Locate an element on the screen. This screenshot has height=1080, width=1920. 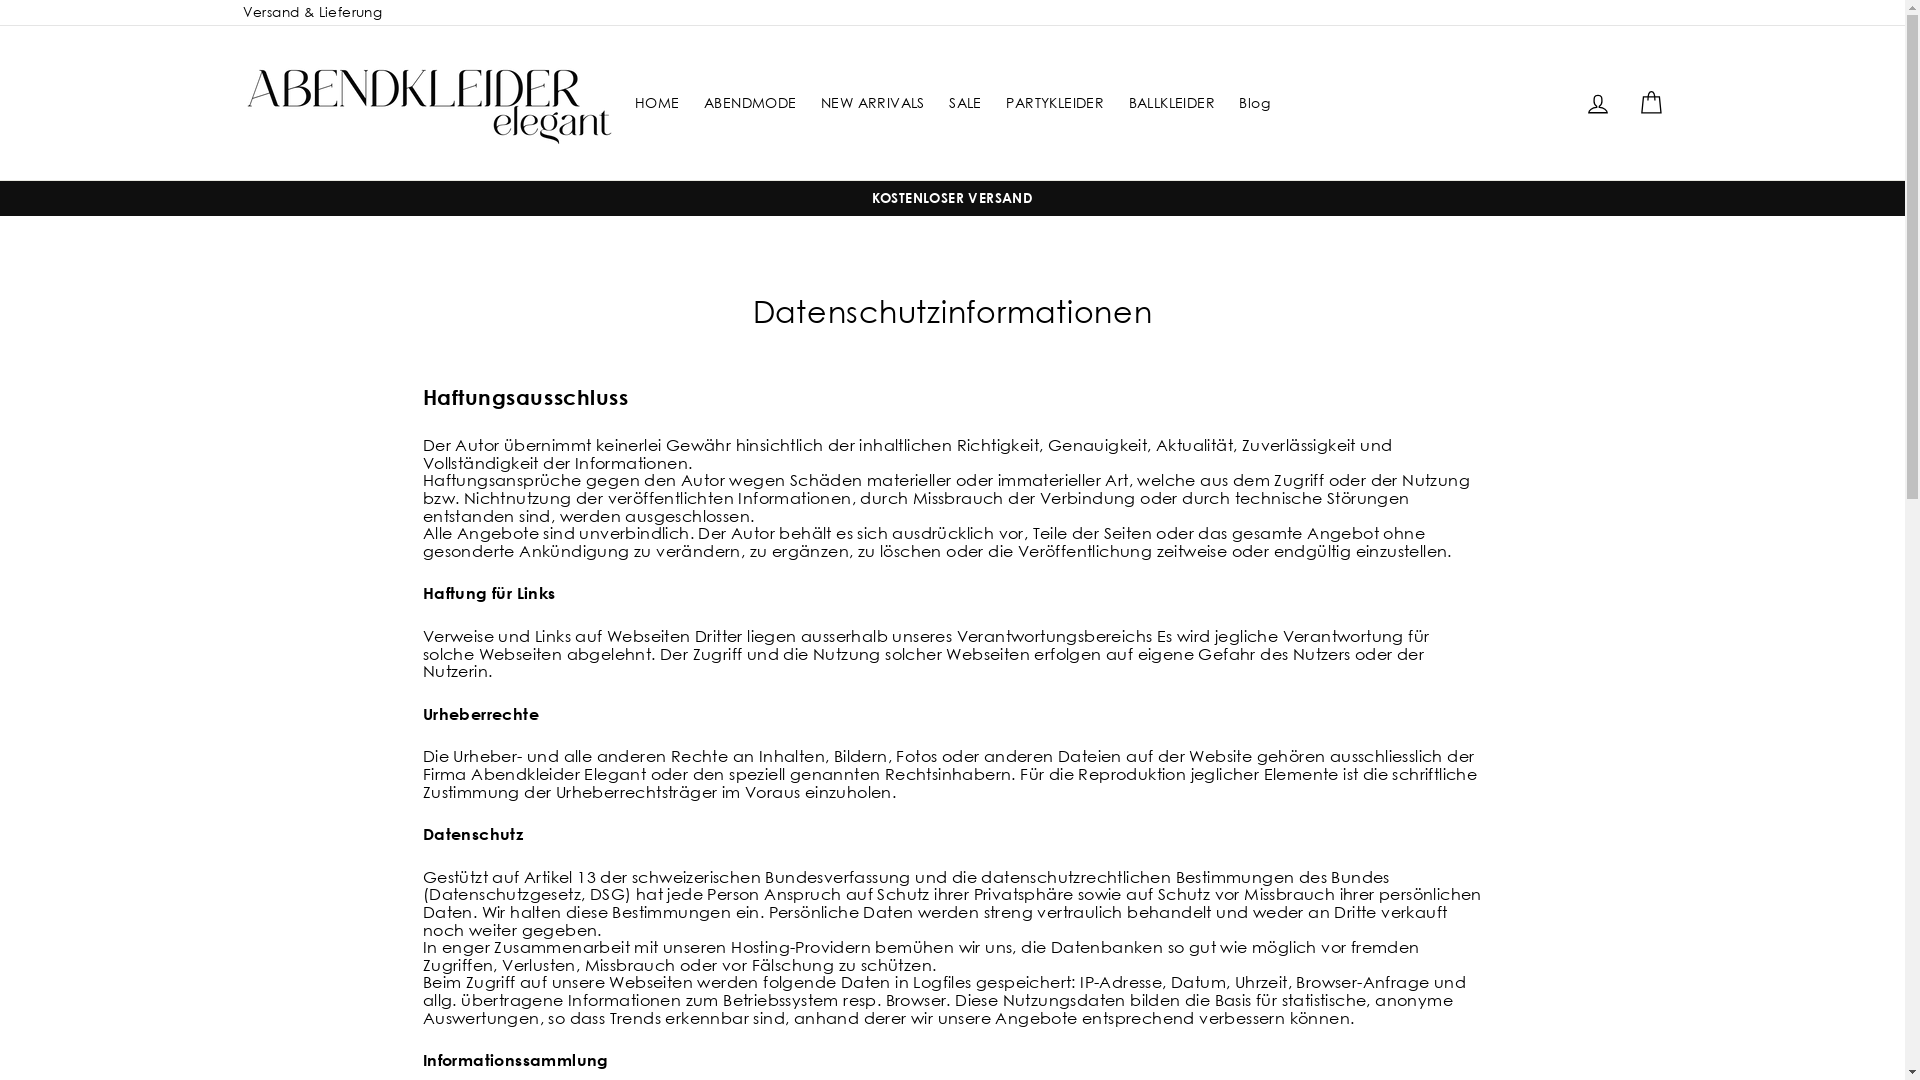
'NEW ARRIVALS' is located at coordinates (811, 103).